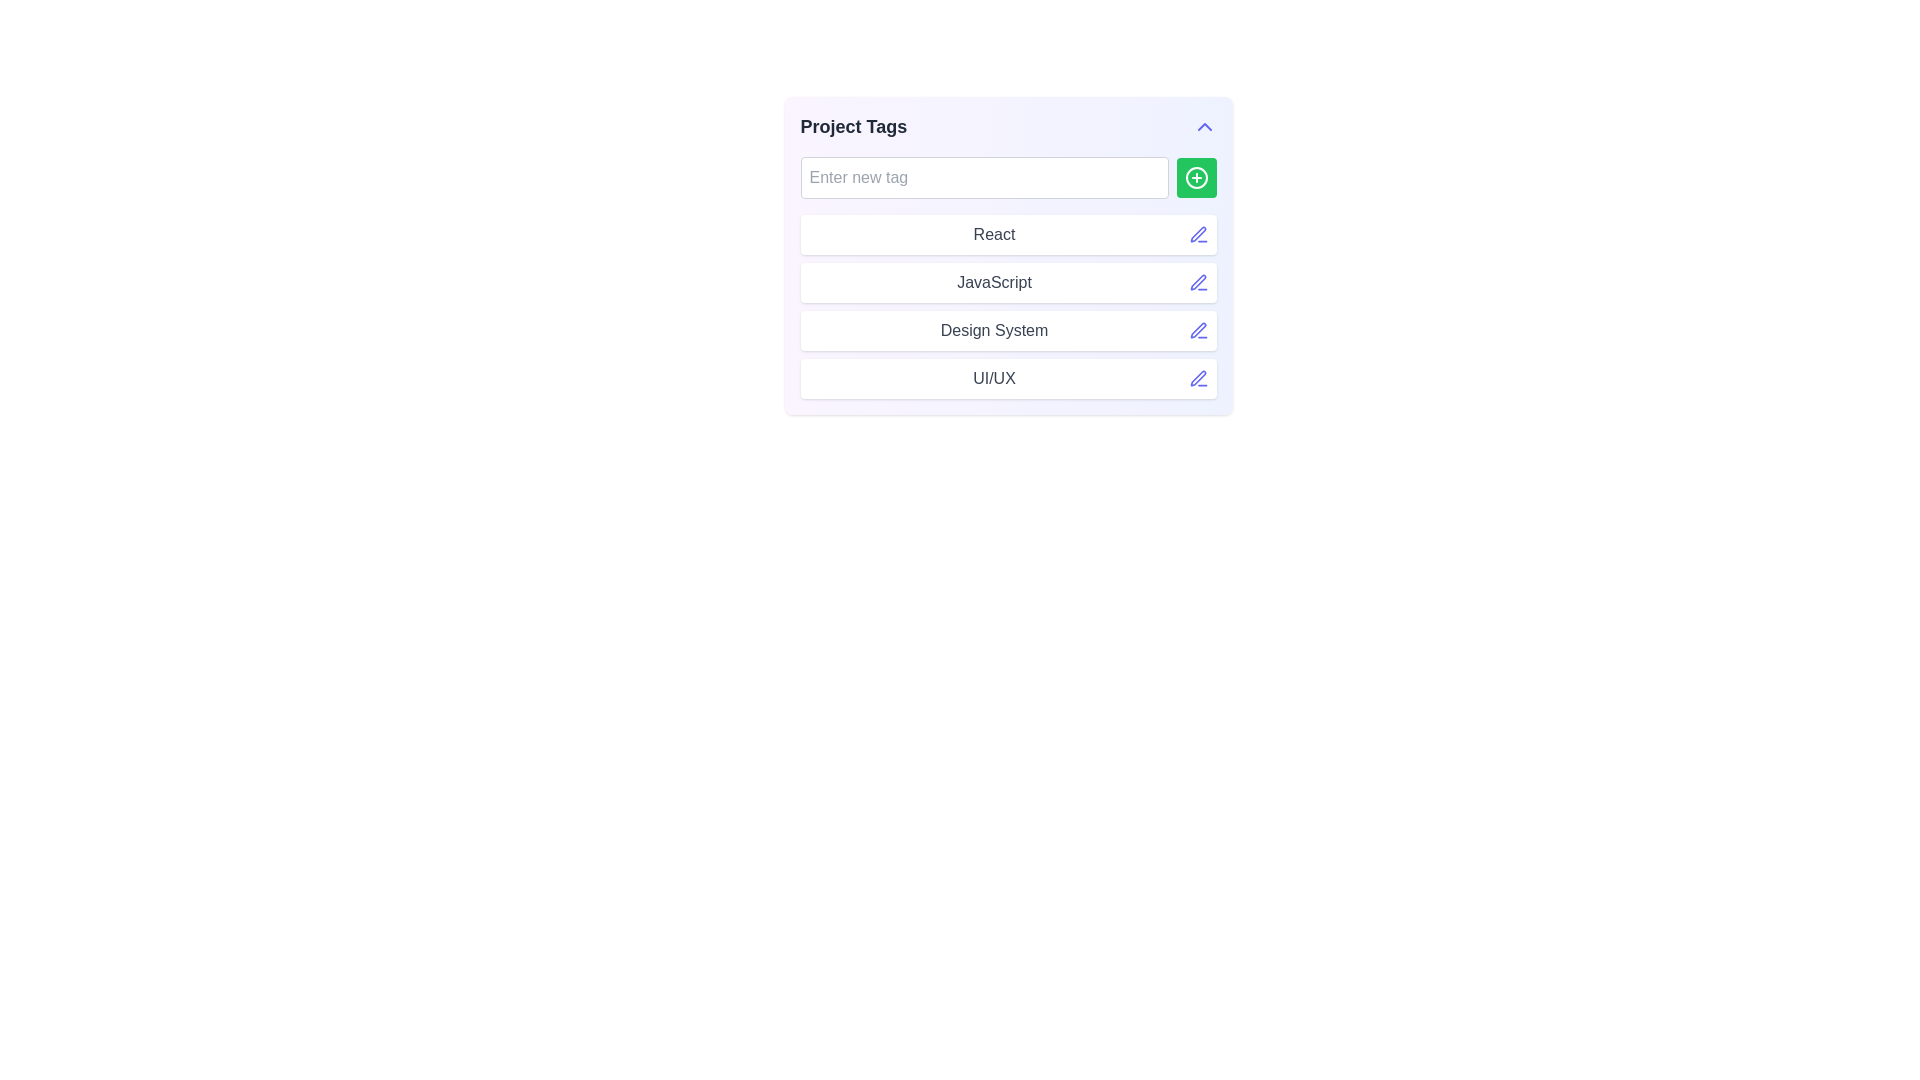 The width and height of the screenshot is (1920, 1080). What do you see at coordinates (1198, 329) in the screenshot?
I see `the indigo edit icon resembling a pen or pencil, located to the right of the 'Design System' tag in the 'Project Tags' section` at bounding box center [1198, 329].